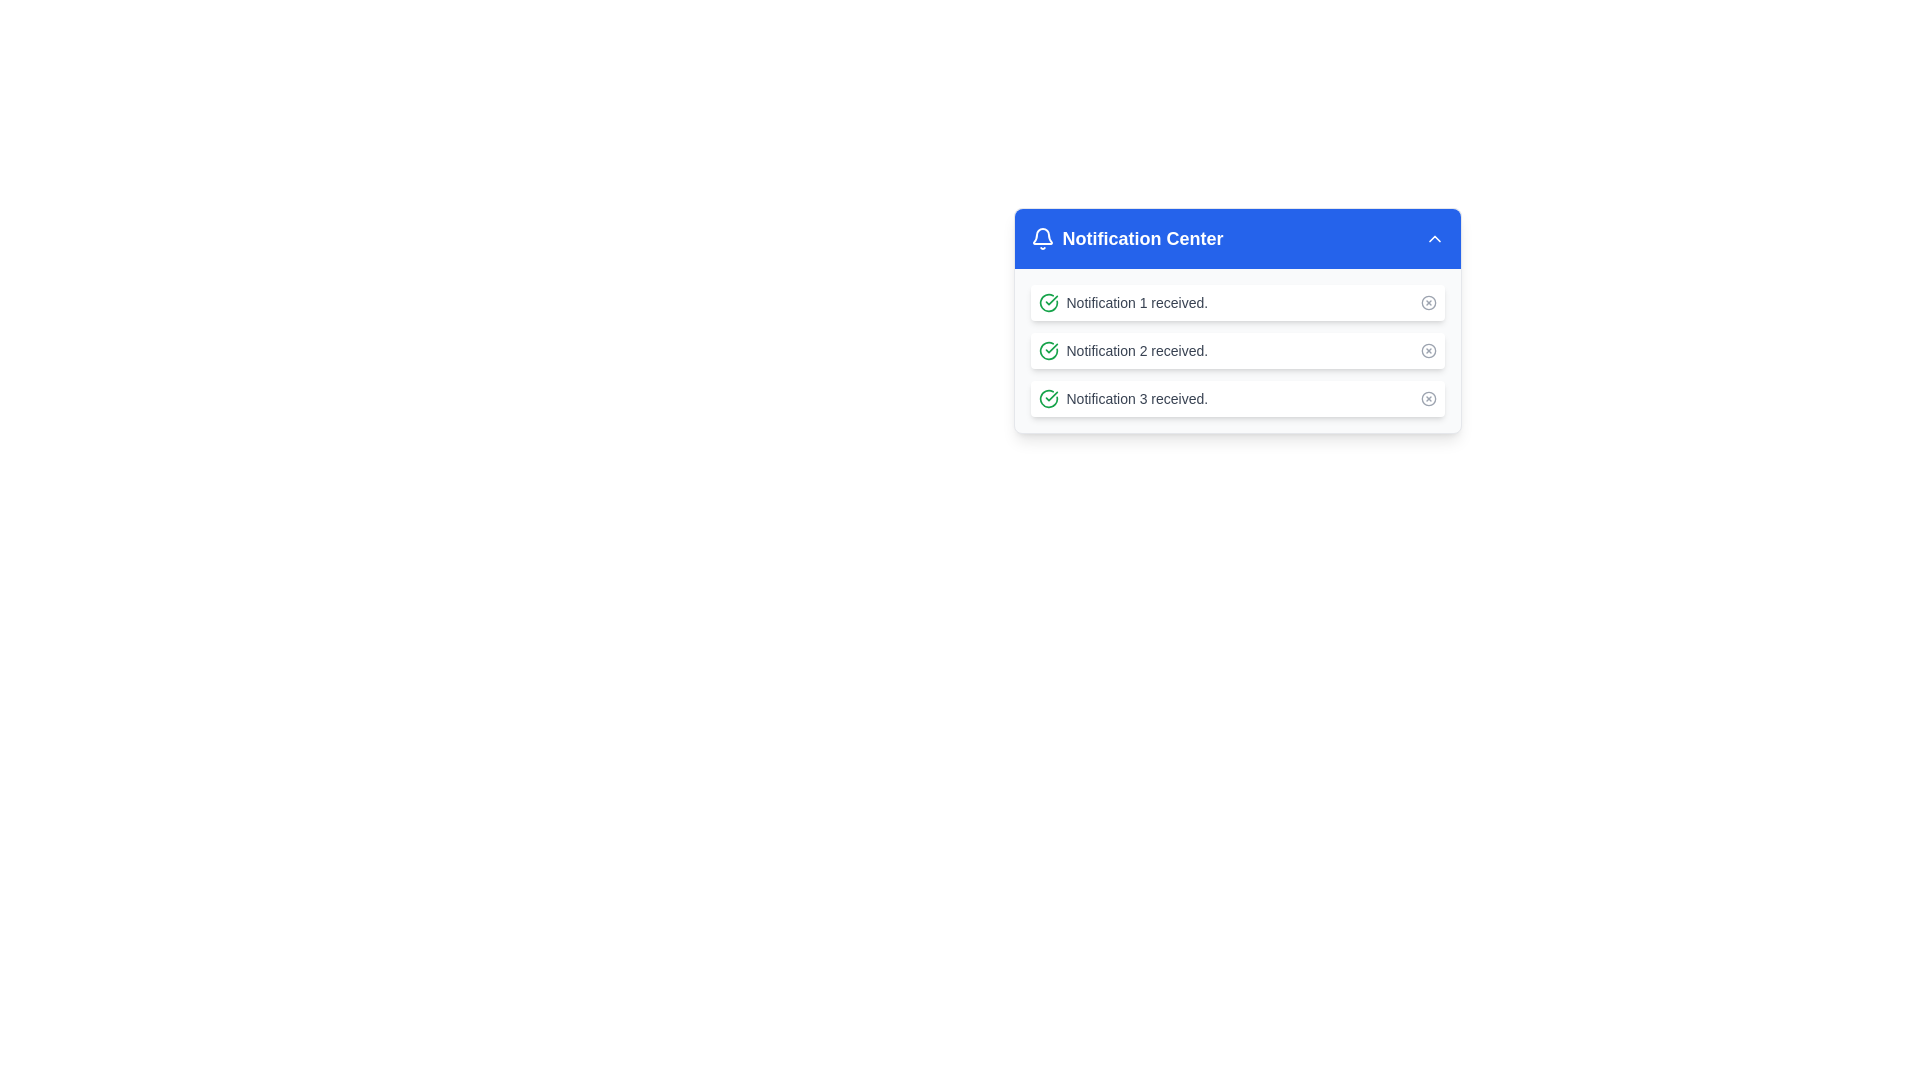 The height and width of the screenshot is (1080, 1920). I want to click on the notification icon located at the far left side of the 'Notification Center' header to interact with it, so click(1041, 238).